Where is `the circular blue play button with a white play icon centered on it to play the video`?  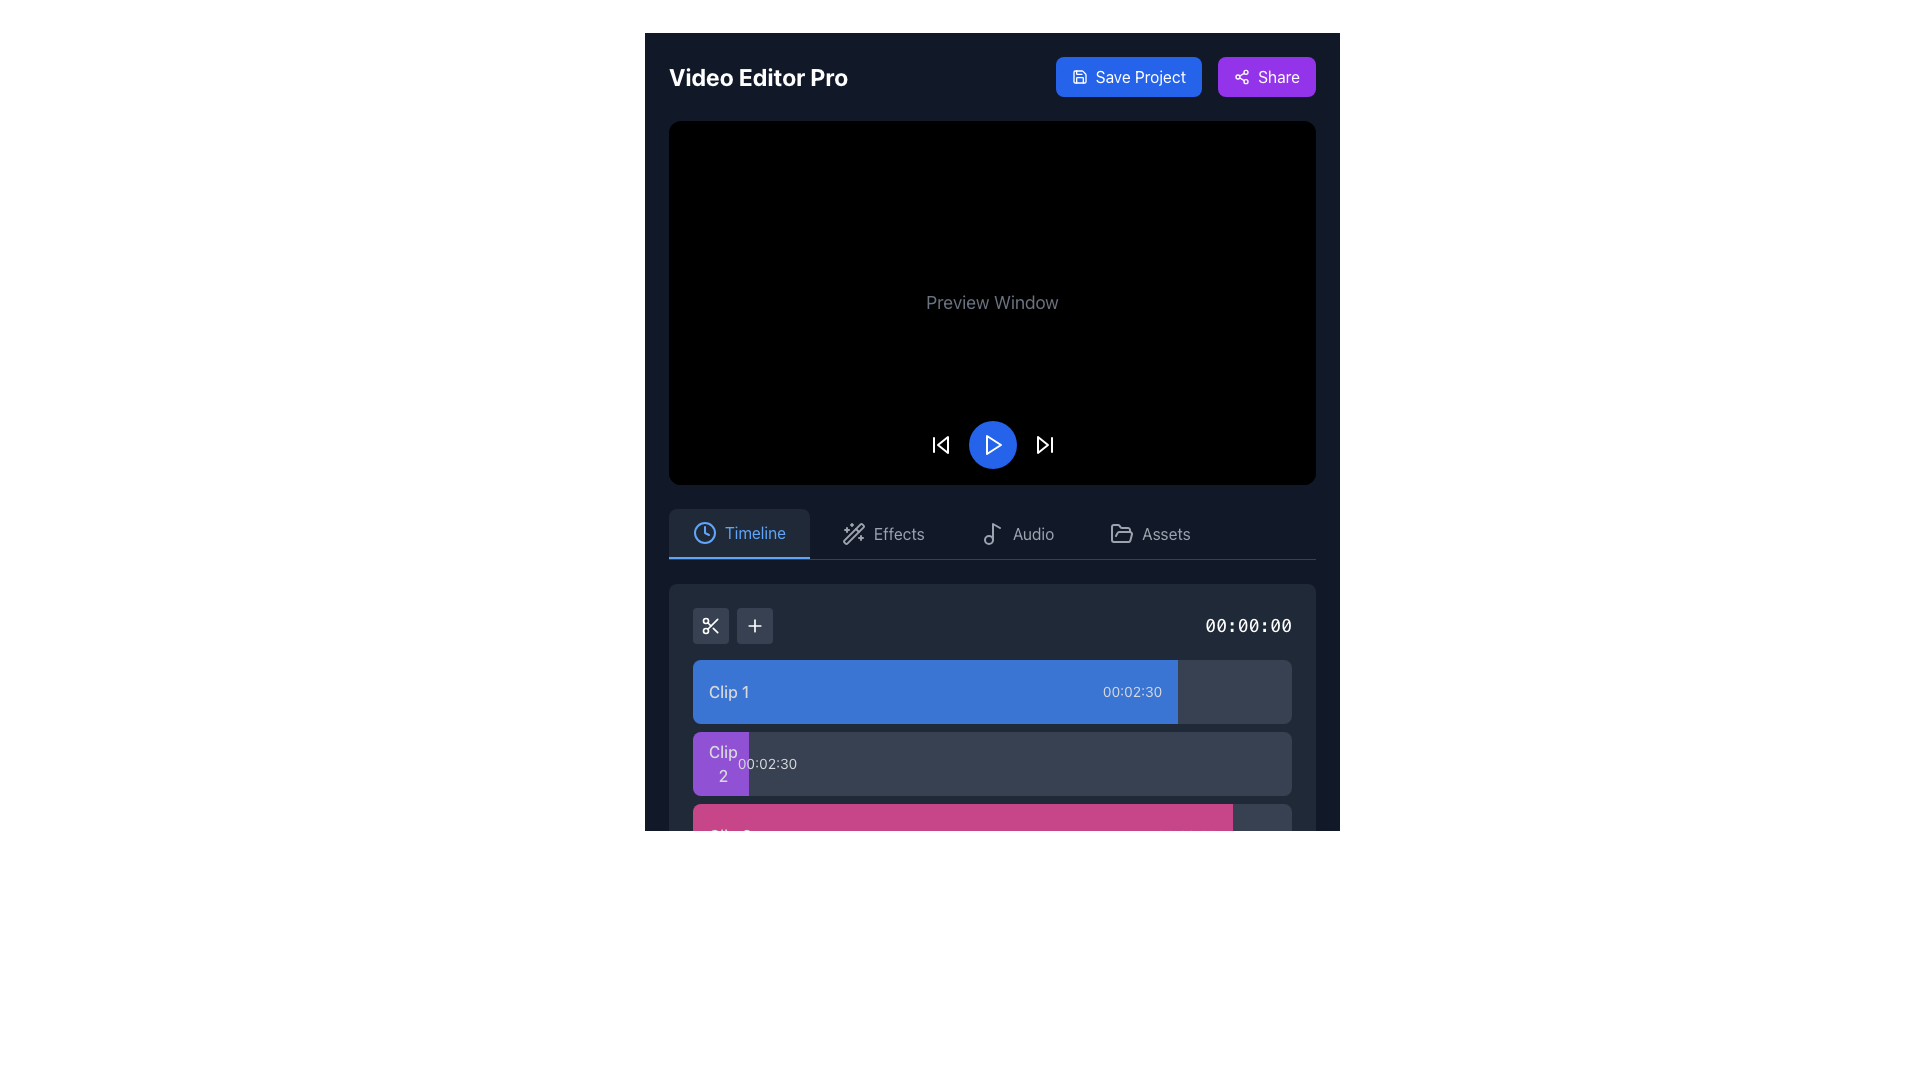 the circular blue play button with a white play icon centered on it to play the video is located at coordinates (992, 443).